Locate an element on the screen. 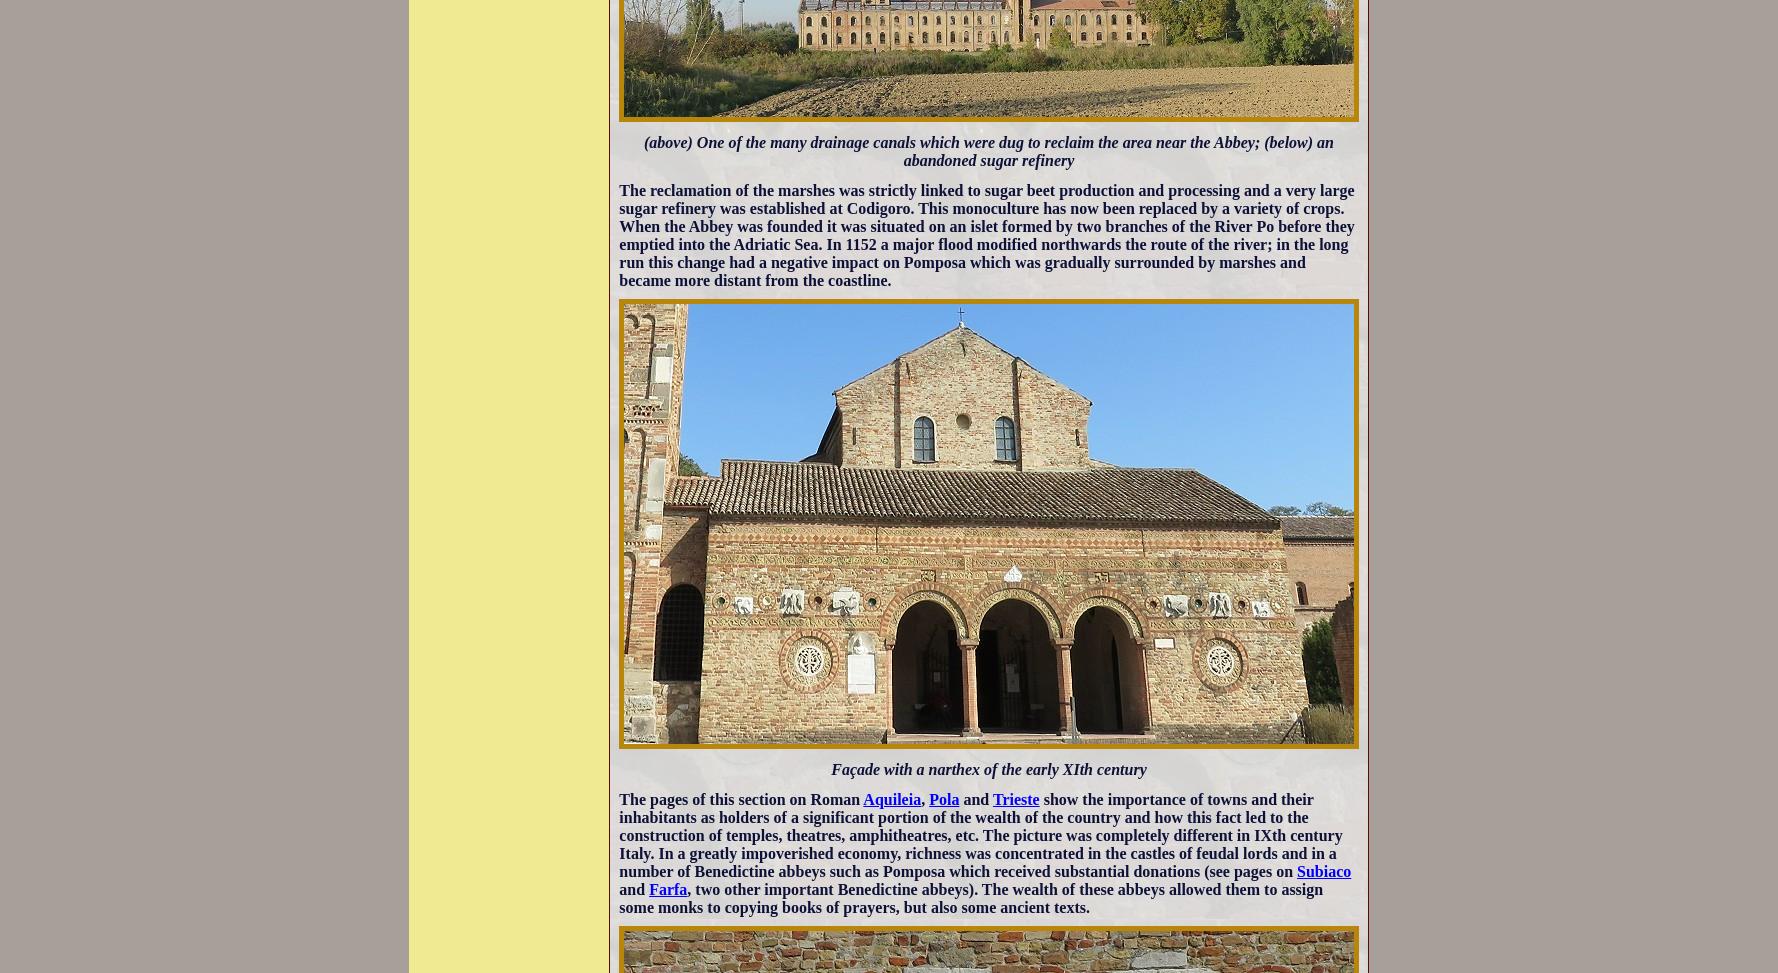 The image size is (1778, 973). 'The pages of this section on Roman' is located at coordinates (740, 797).